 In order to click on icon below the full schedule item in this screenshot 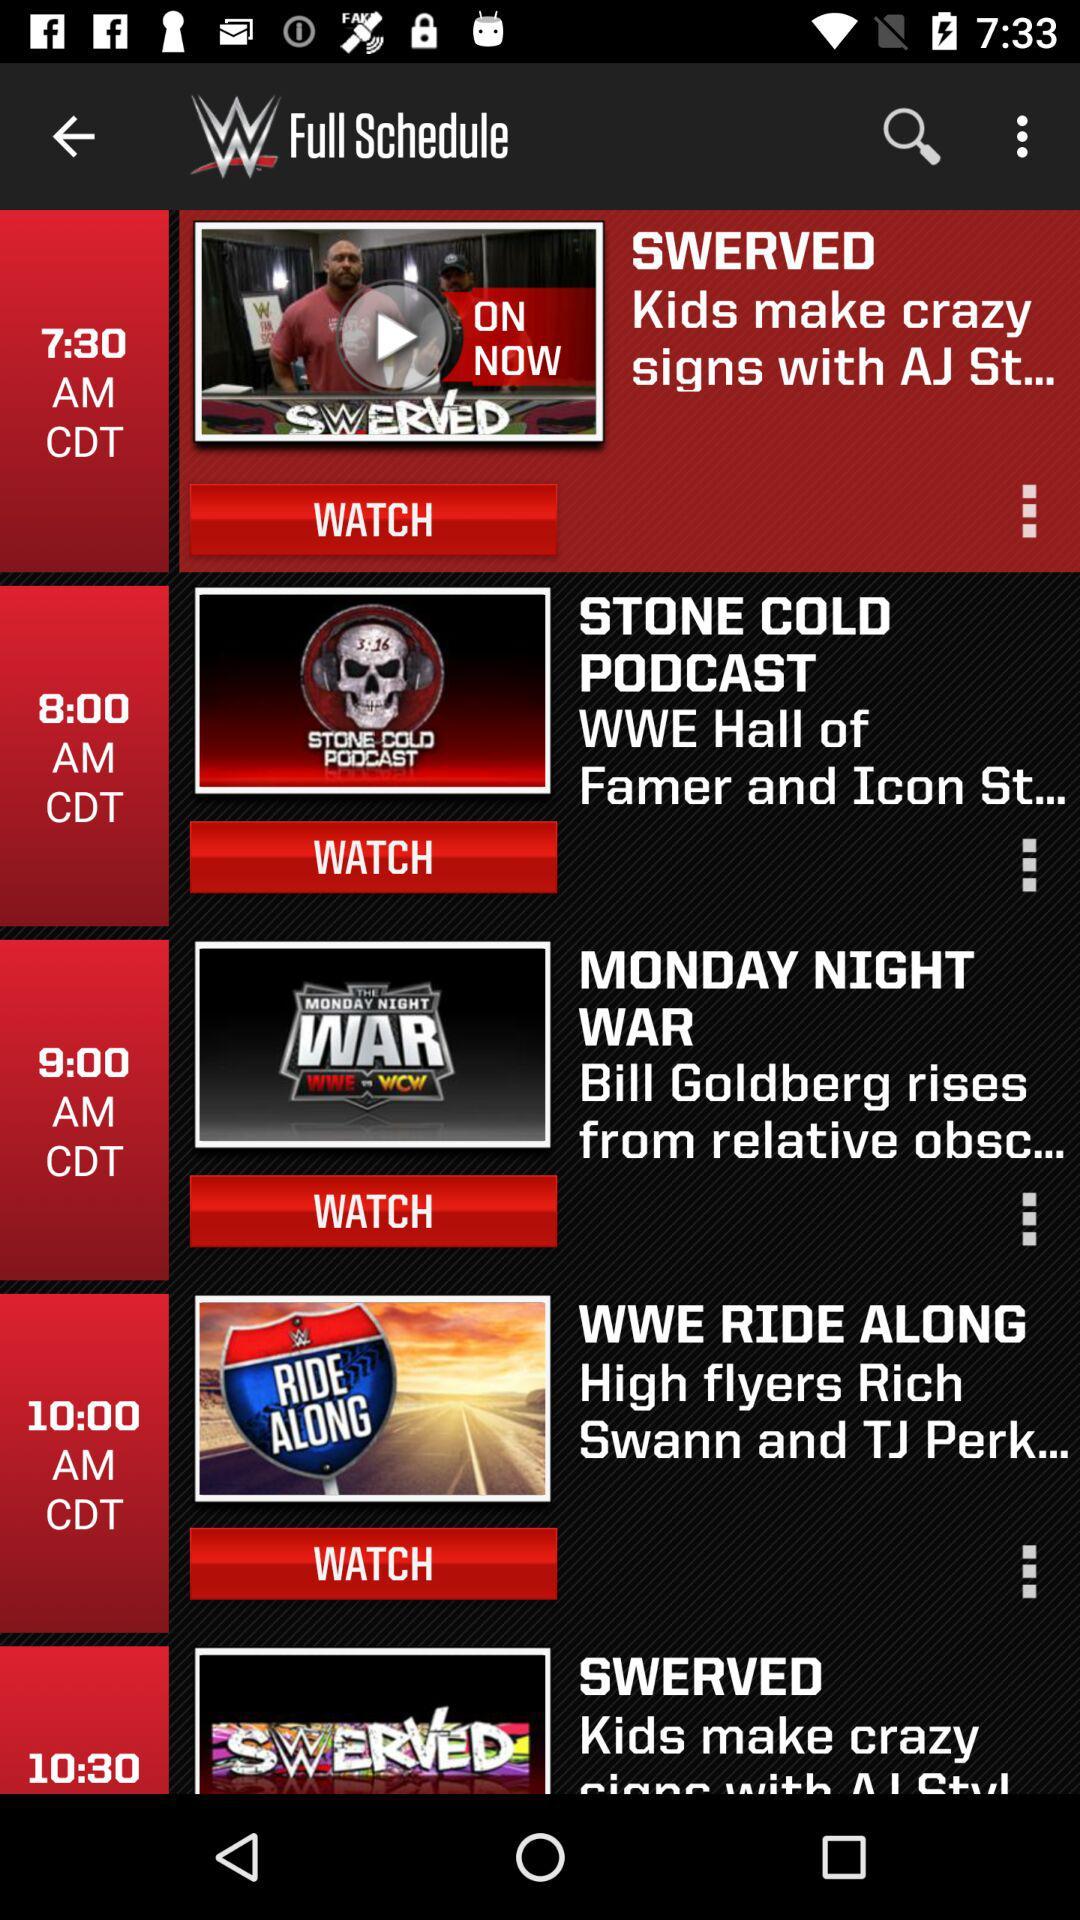, I will do `click(399, 338)`.